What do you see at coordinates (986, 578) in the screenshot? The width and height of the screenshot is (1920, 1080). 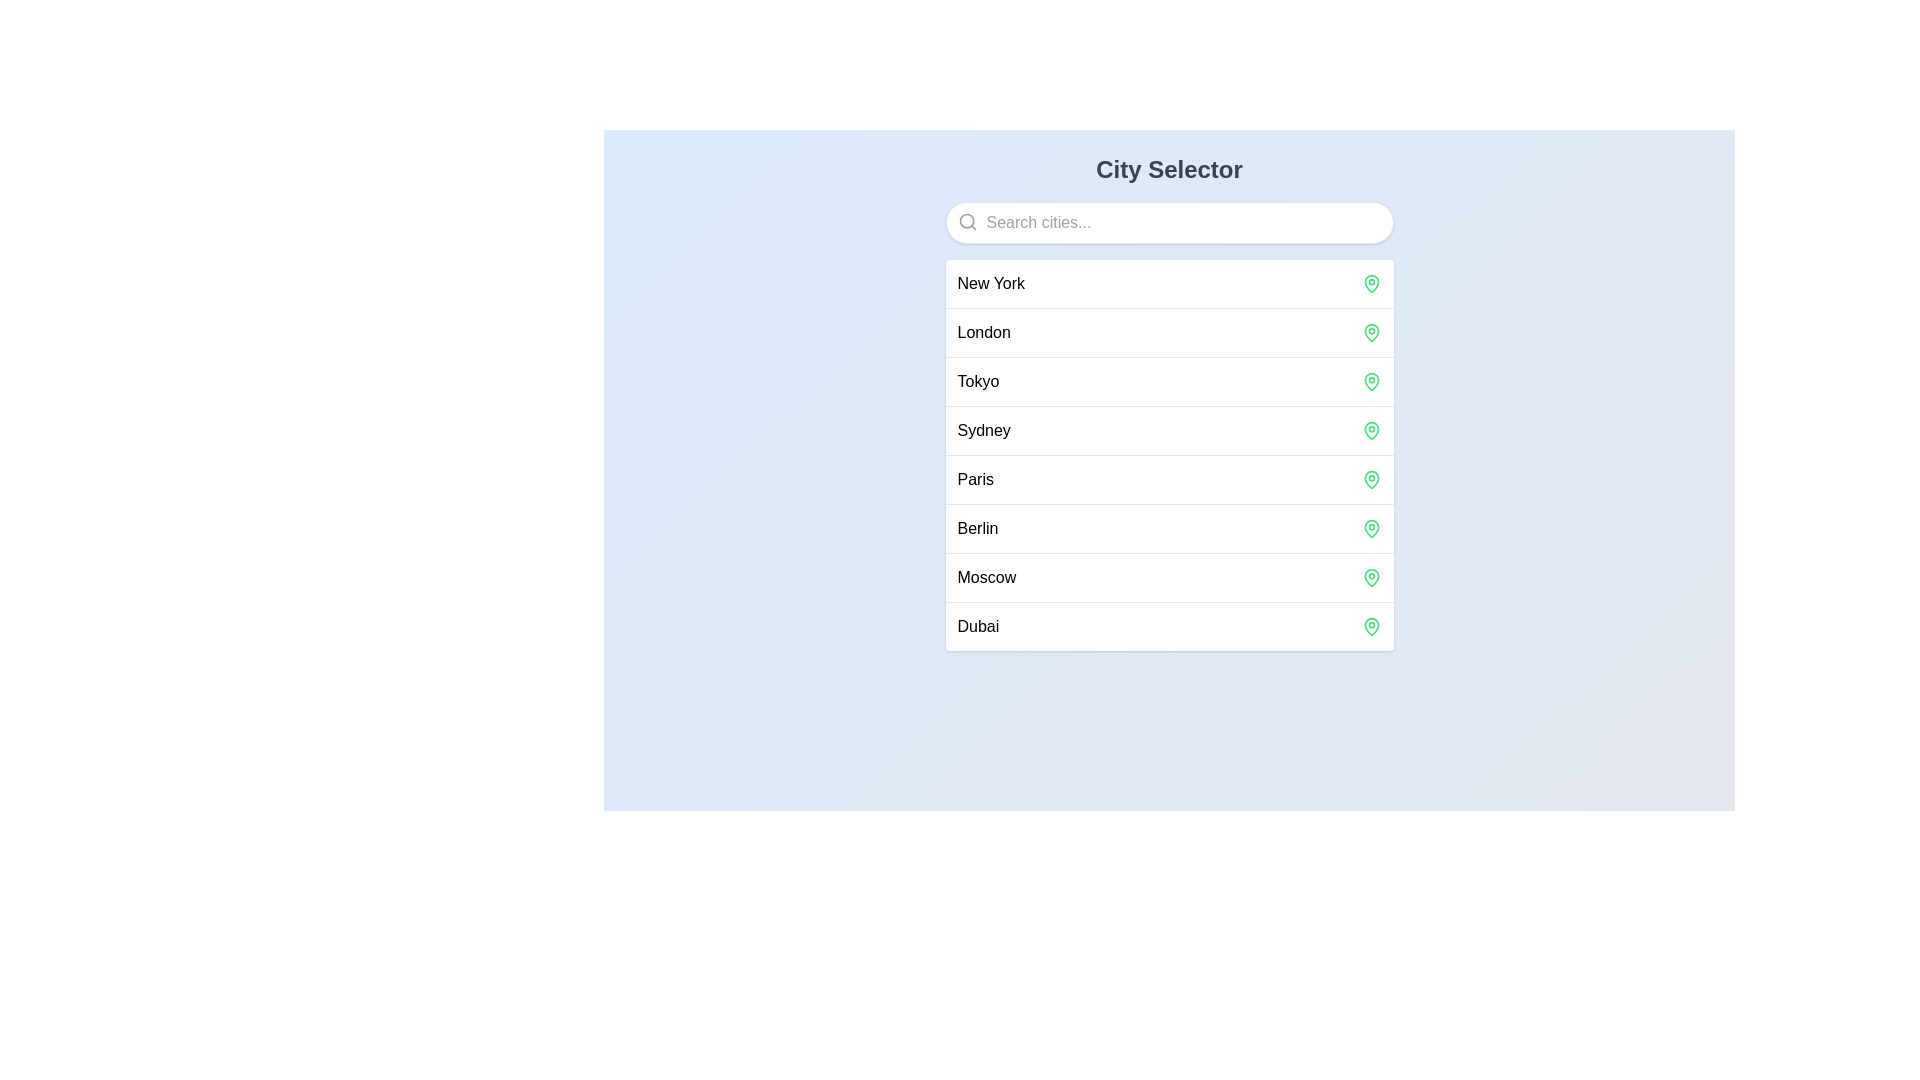 I see `the text label displaying the city name 'Moscow' in the city selection dropdown menu` at bounding box center [986, 578].